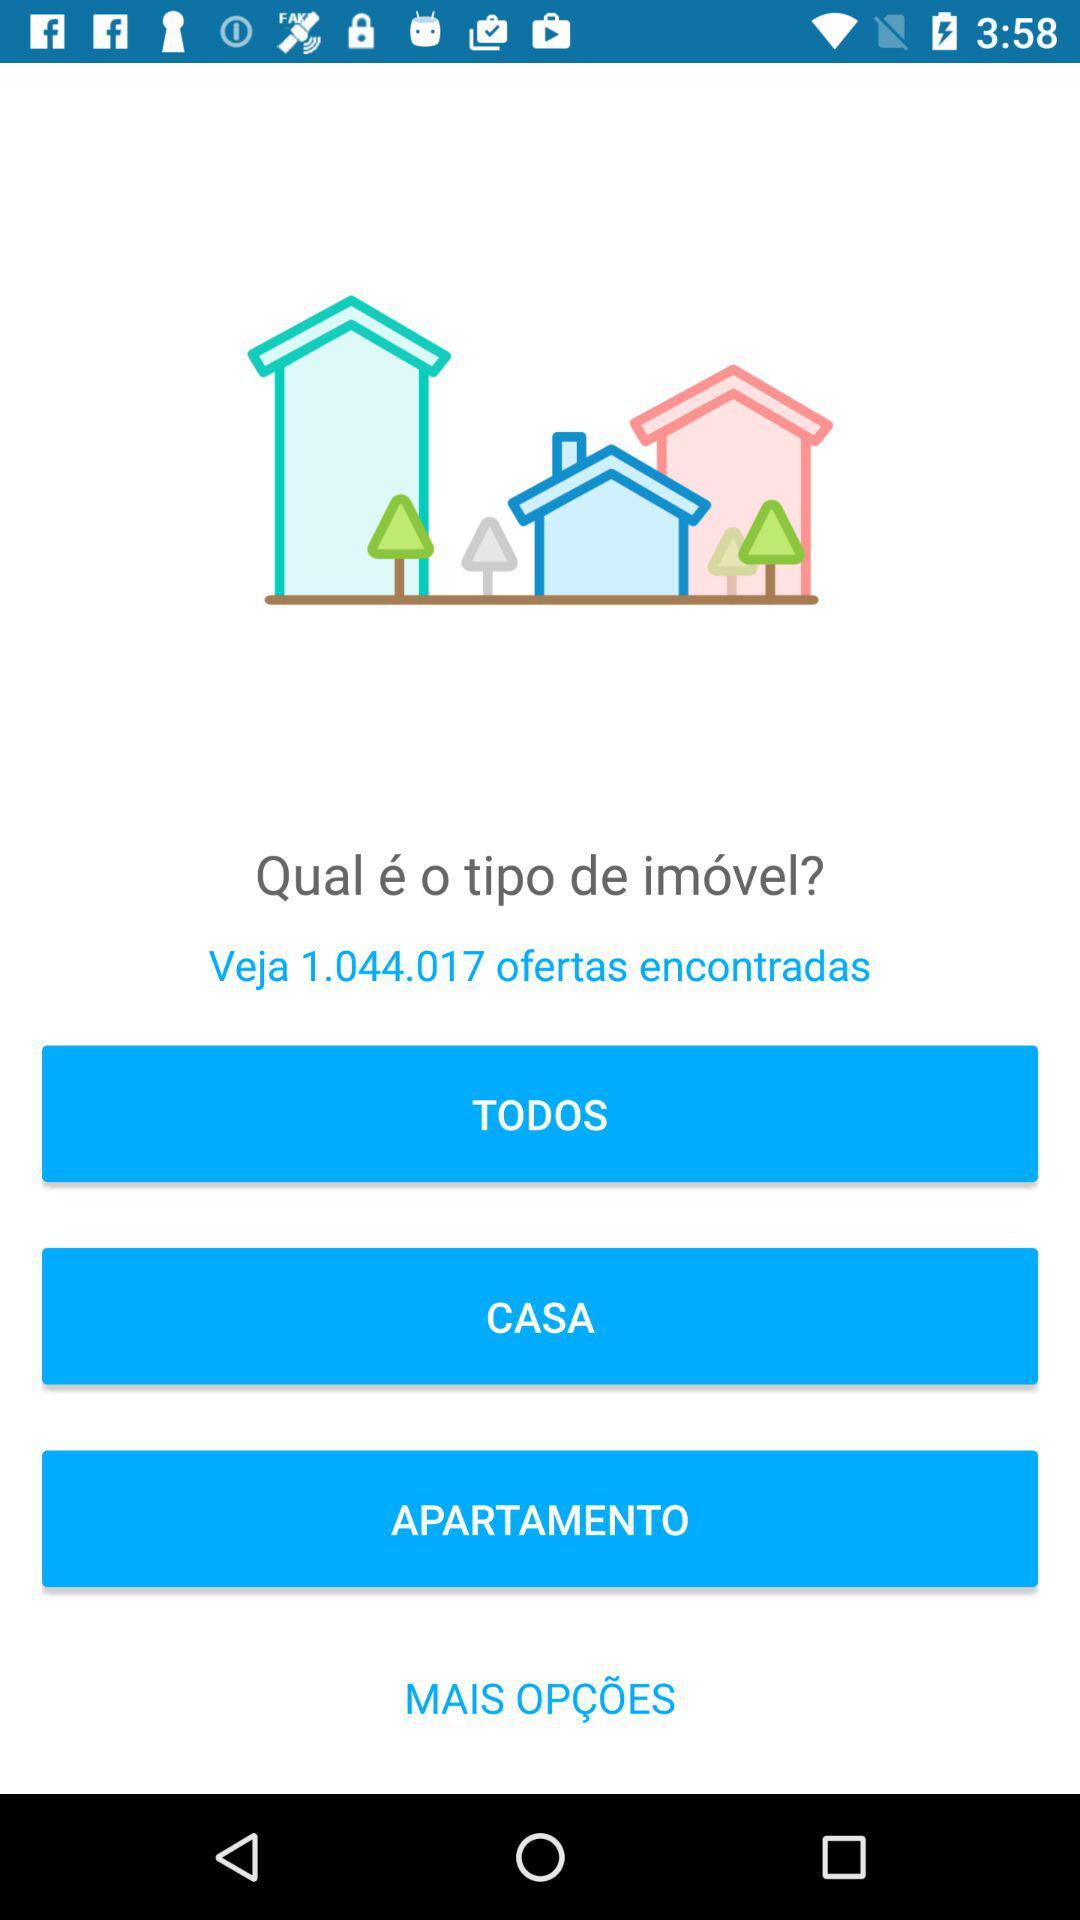 Image resolution: width=1080 pixels, height=1920 pixels. I want to click on the item below the casa, so click(540, 1518).